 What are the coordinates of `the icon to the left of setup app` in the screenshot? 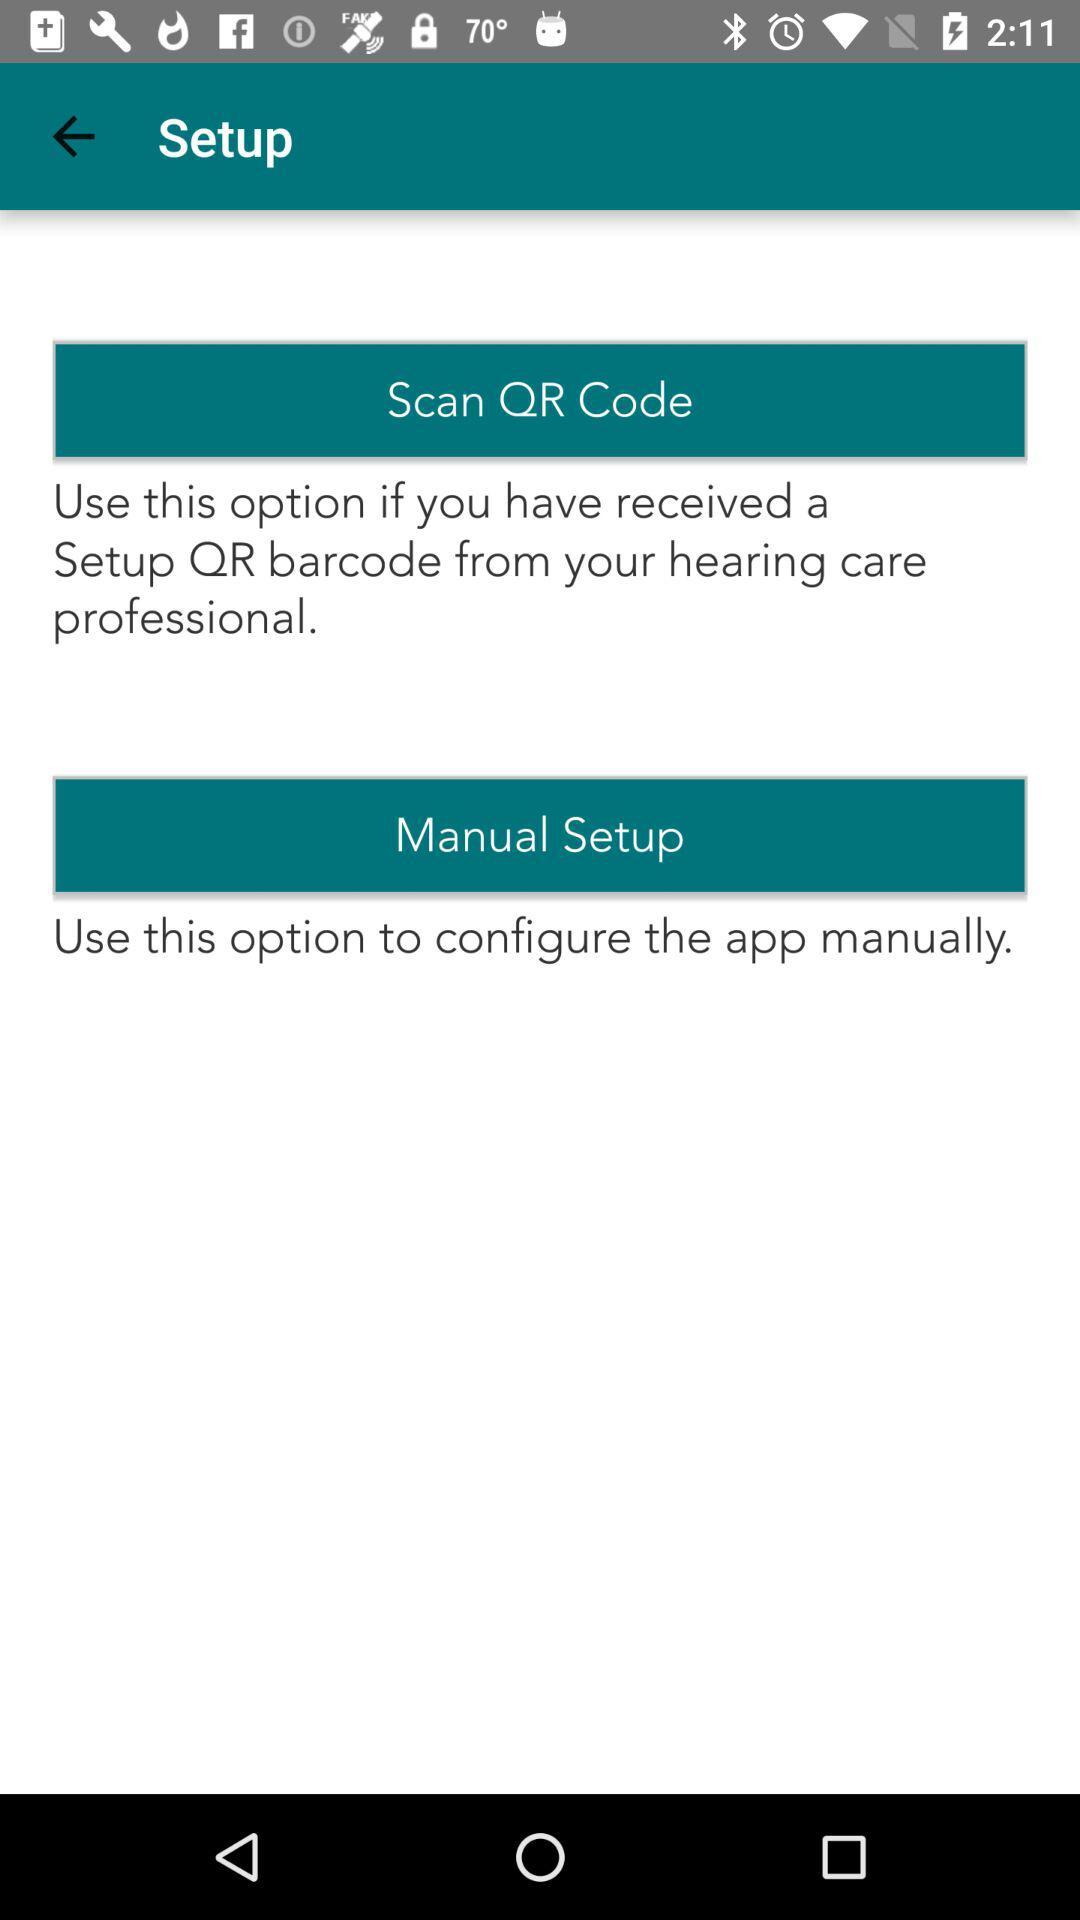 It's located at (72, 135).